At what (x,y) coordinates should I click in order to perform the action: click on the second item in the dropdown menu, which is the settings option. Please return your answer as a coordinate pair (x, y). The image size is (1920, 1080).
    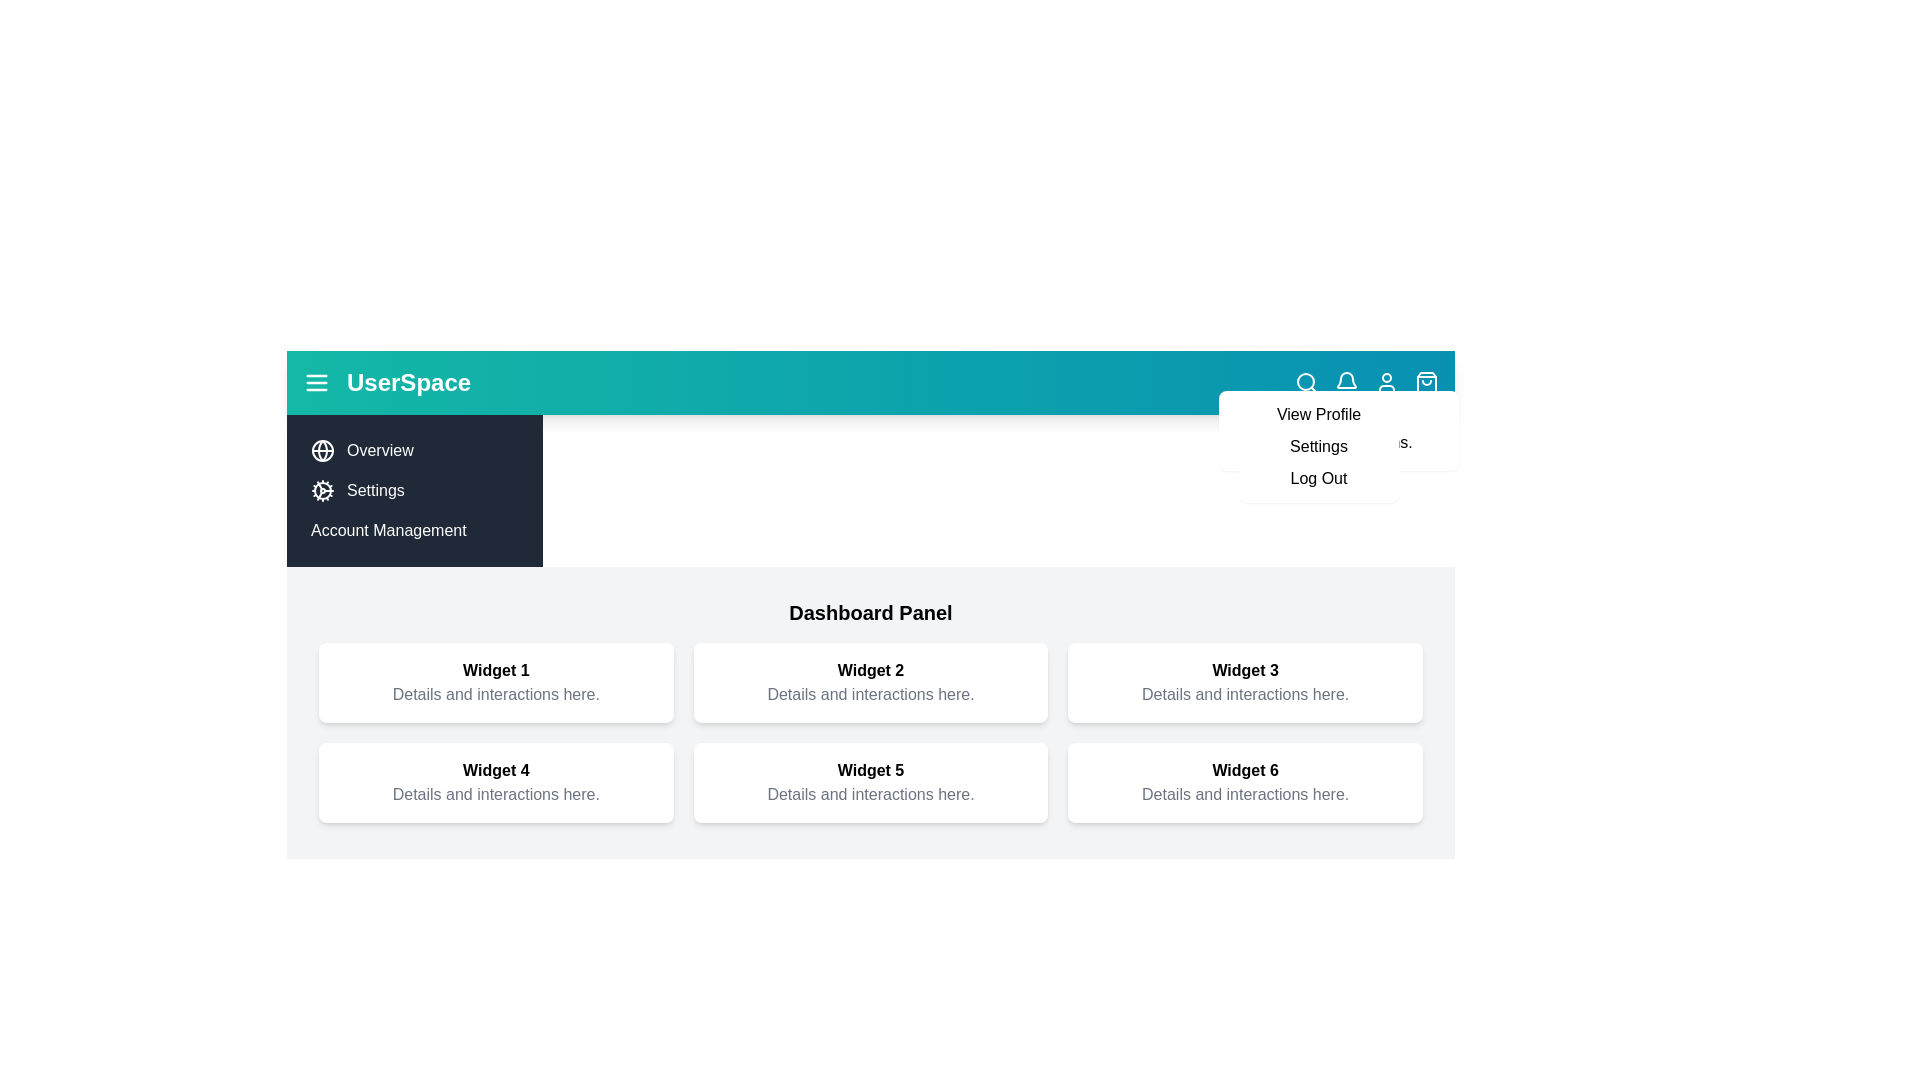
    Looking at the image, I should click on (1319, 446).